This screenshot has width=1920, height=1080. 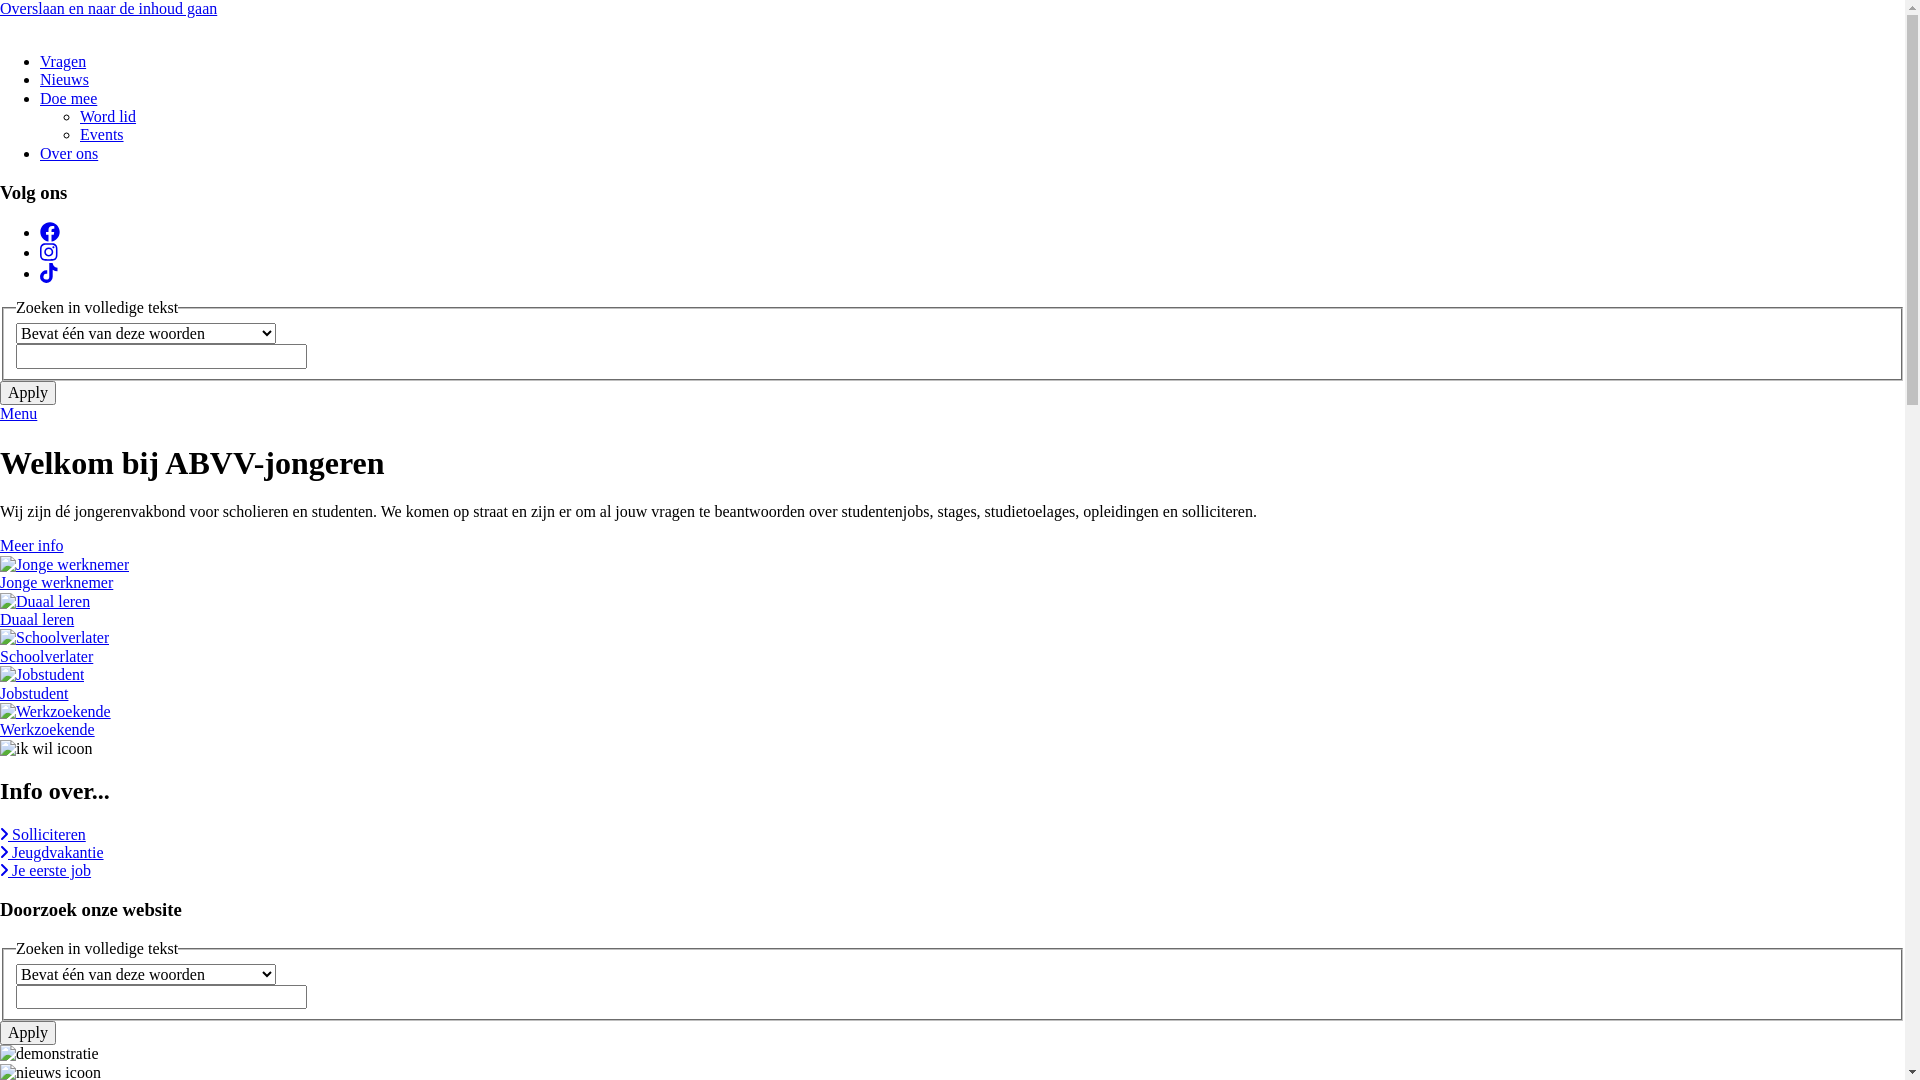 I want to click on 'Vragen', so click(x=62, y=60).